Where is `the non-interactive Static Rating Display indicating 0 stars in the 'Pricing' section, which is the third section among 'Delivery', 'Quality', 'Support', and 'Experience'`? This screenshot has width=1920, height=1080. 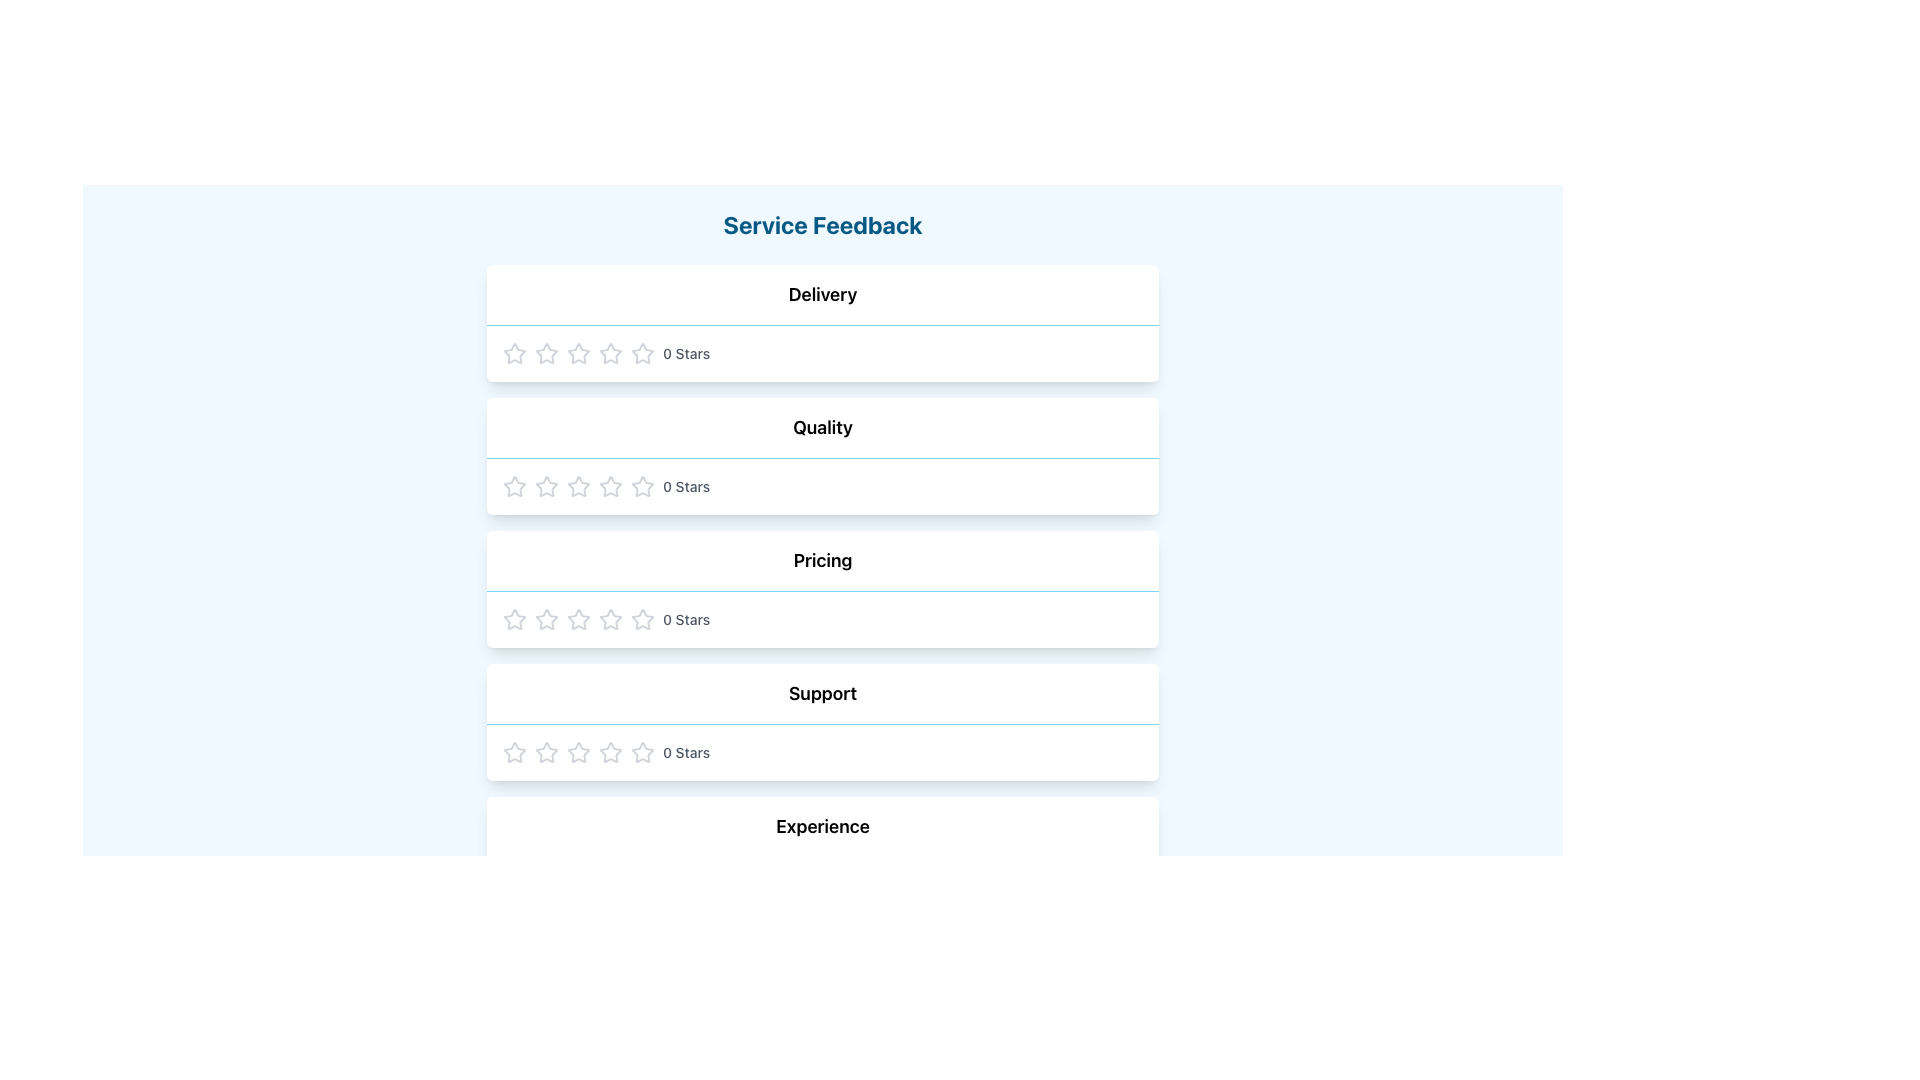 the non-interactive Static Rating Display indicating 0 stars in the 'Pricing' section, which is the third section among 'Delivery', 'Quality', 'Support', and 'Experience' is located at coordinates (822, 619).